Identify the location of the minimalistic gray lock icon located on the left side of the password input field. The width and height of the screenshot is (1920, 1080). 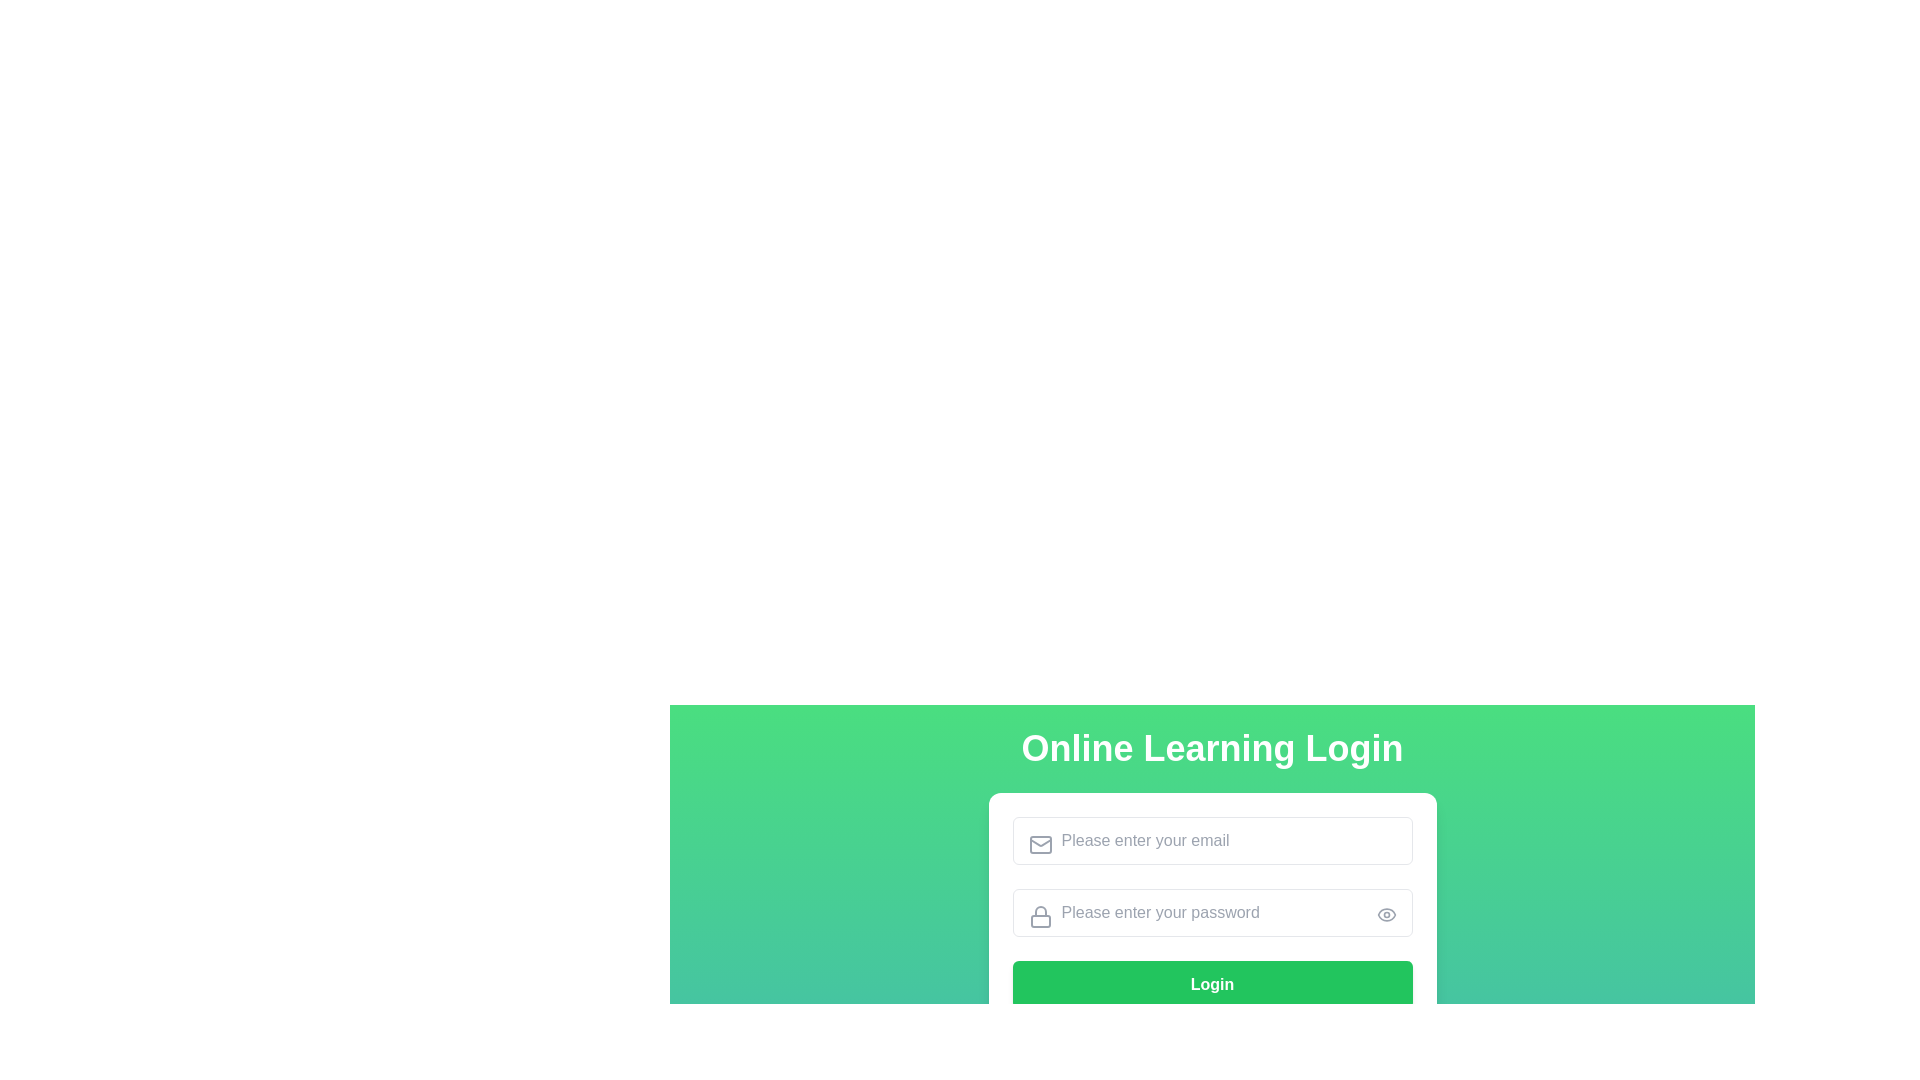
(1040, 917).